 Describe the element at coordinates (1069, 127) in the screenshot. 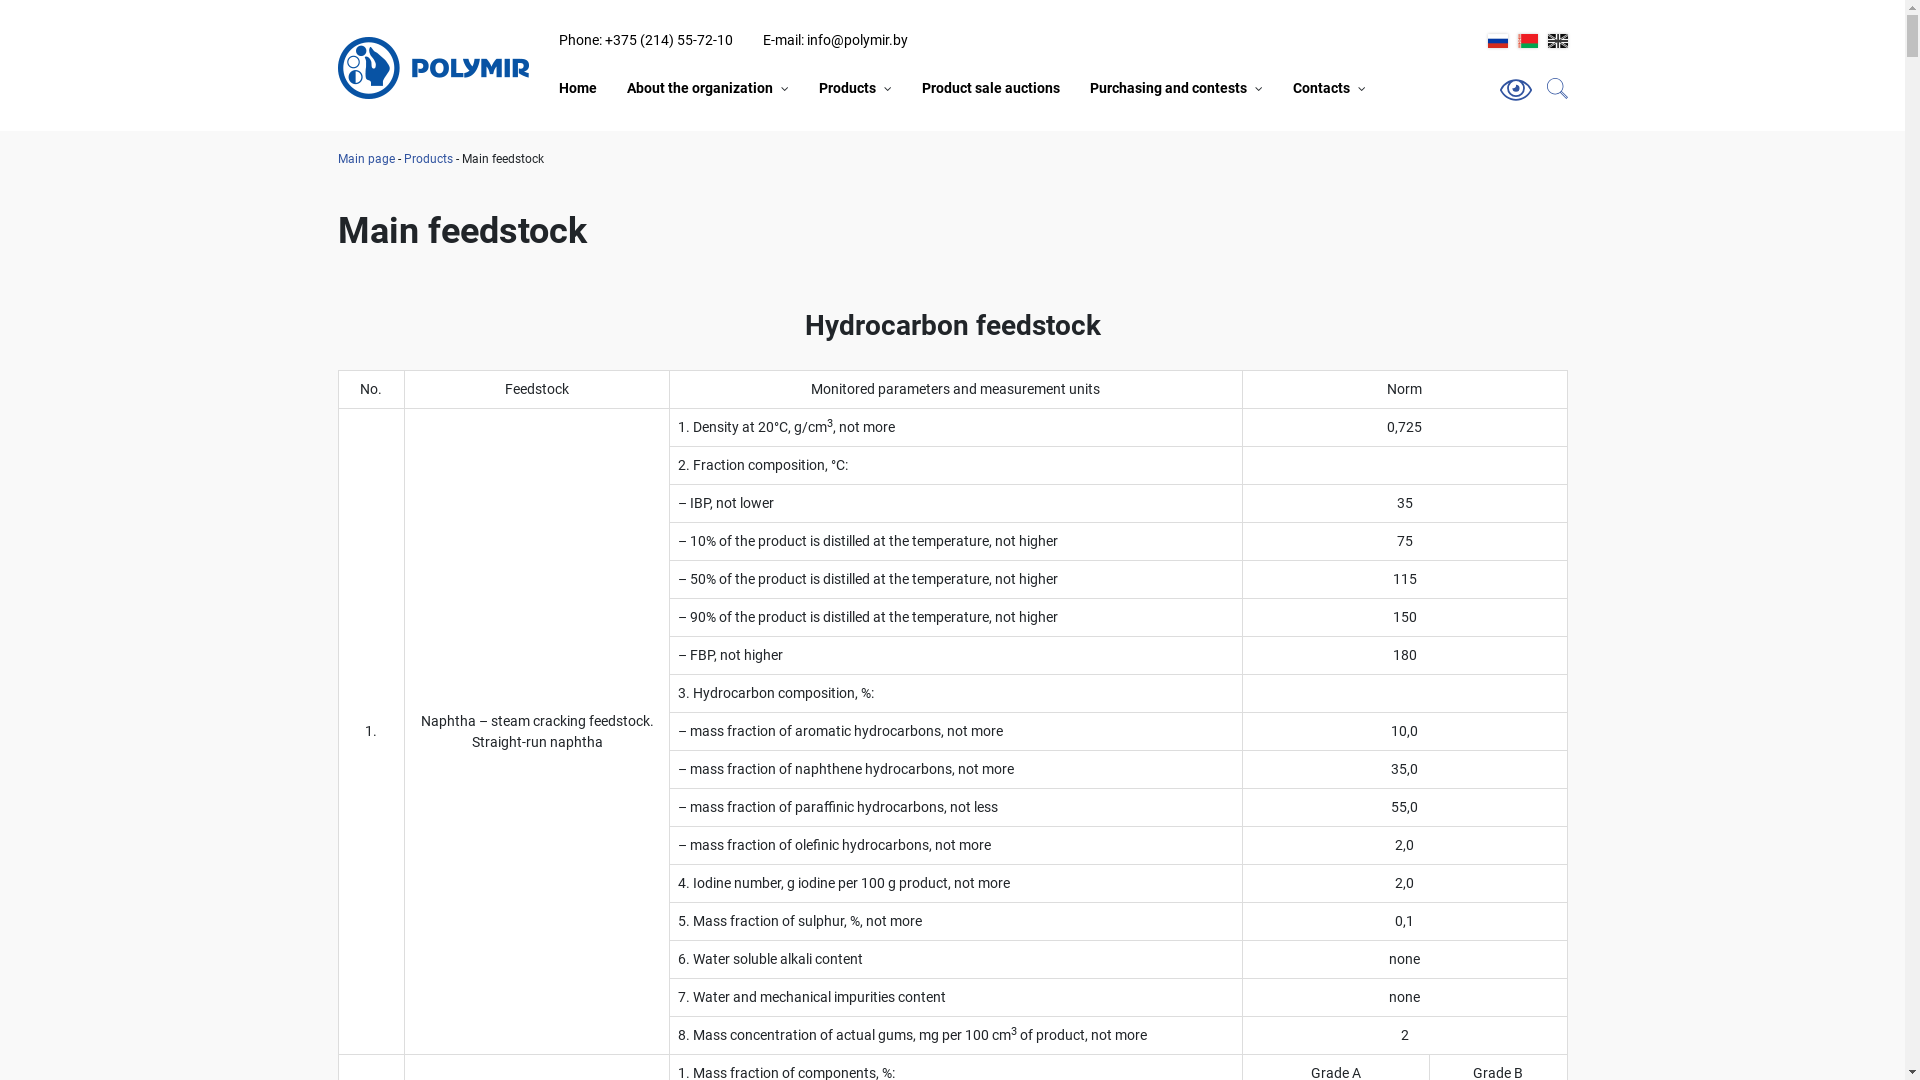

I see `'Purchase of chemical raw materials and auxiliary materials'` at that location.